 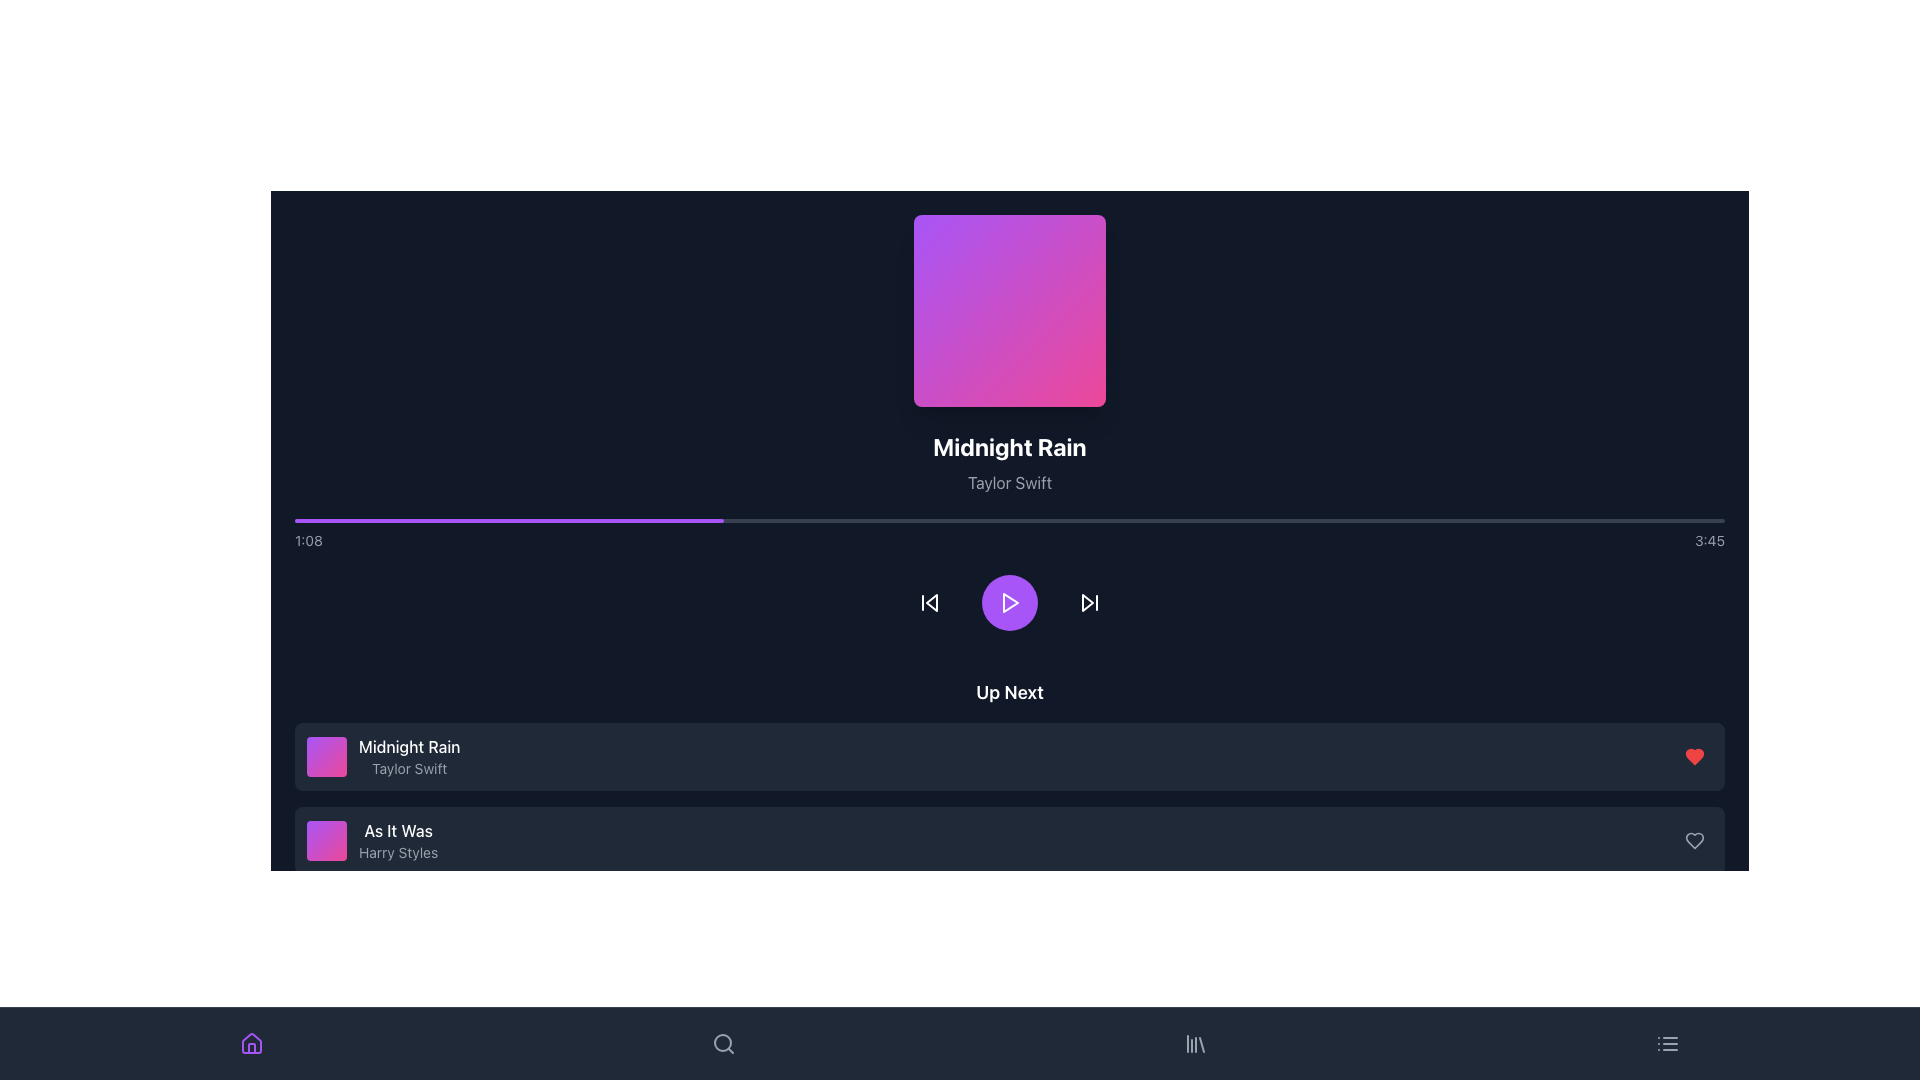 I want to click on the progress bar, so click(x=452, y=519).